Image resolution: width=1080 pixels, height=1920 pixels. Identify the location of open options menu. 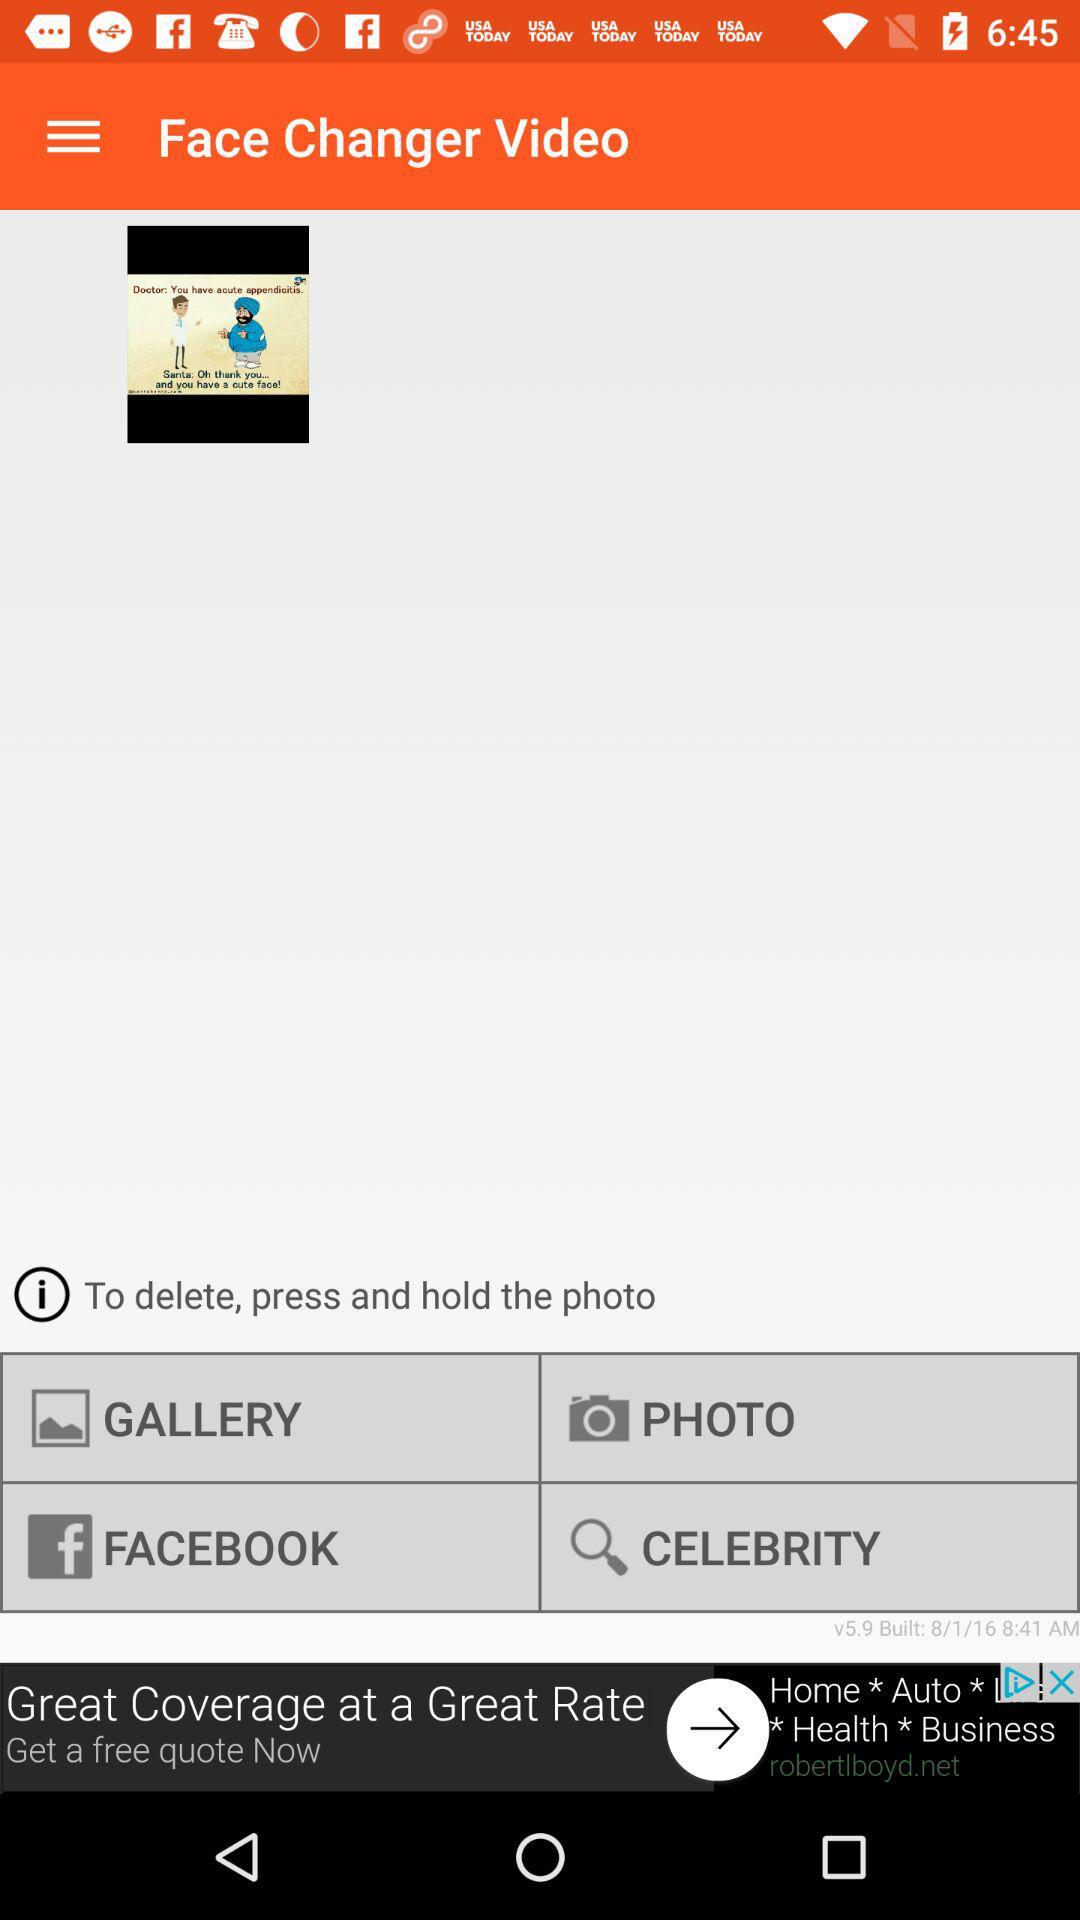
(72, 135).